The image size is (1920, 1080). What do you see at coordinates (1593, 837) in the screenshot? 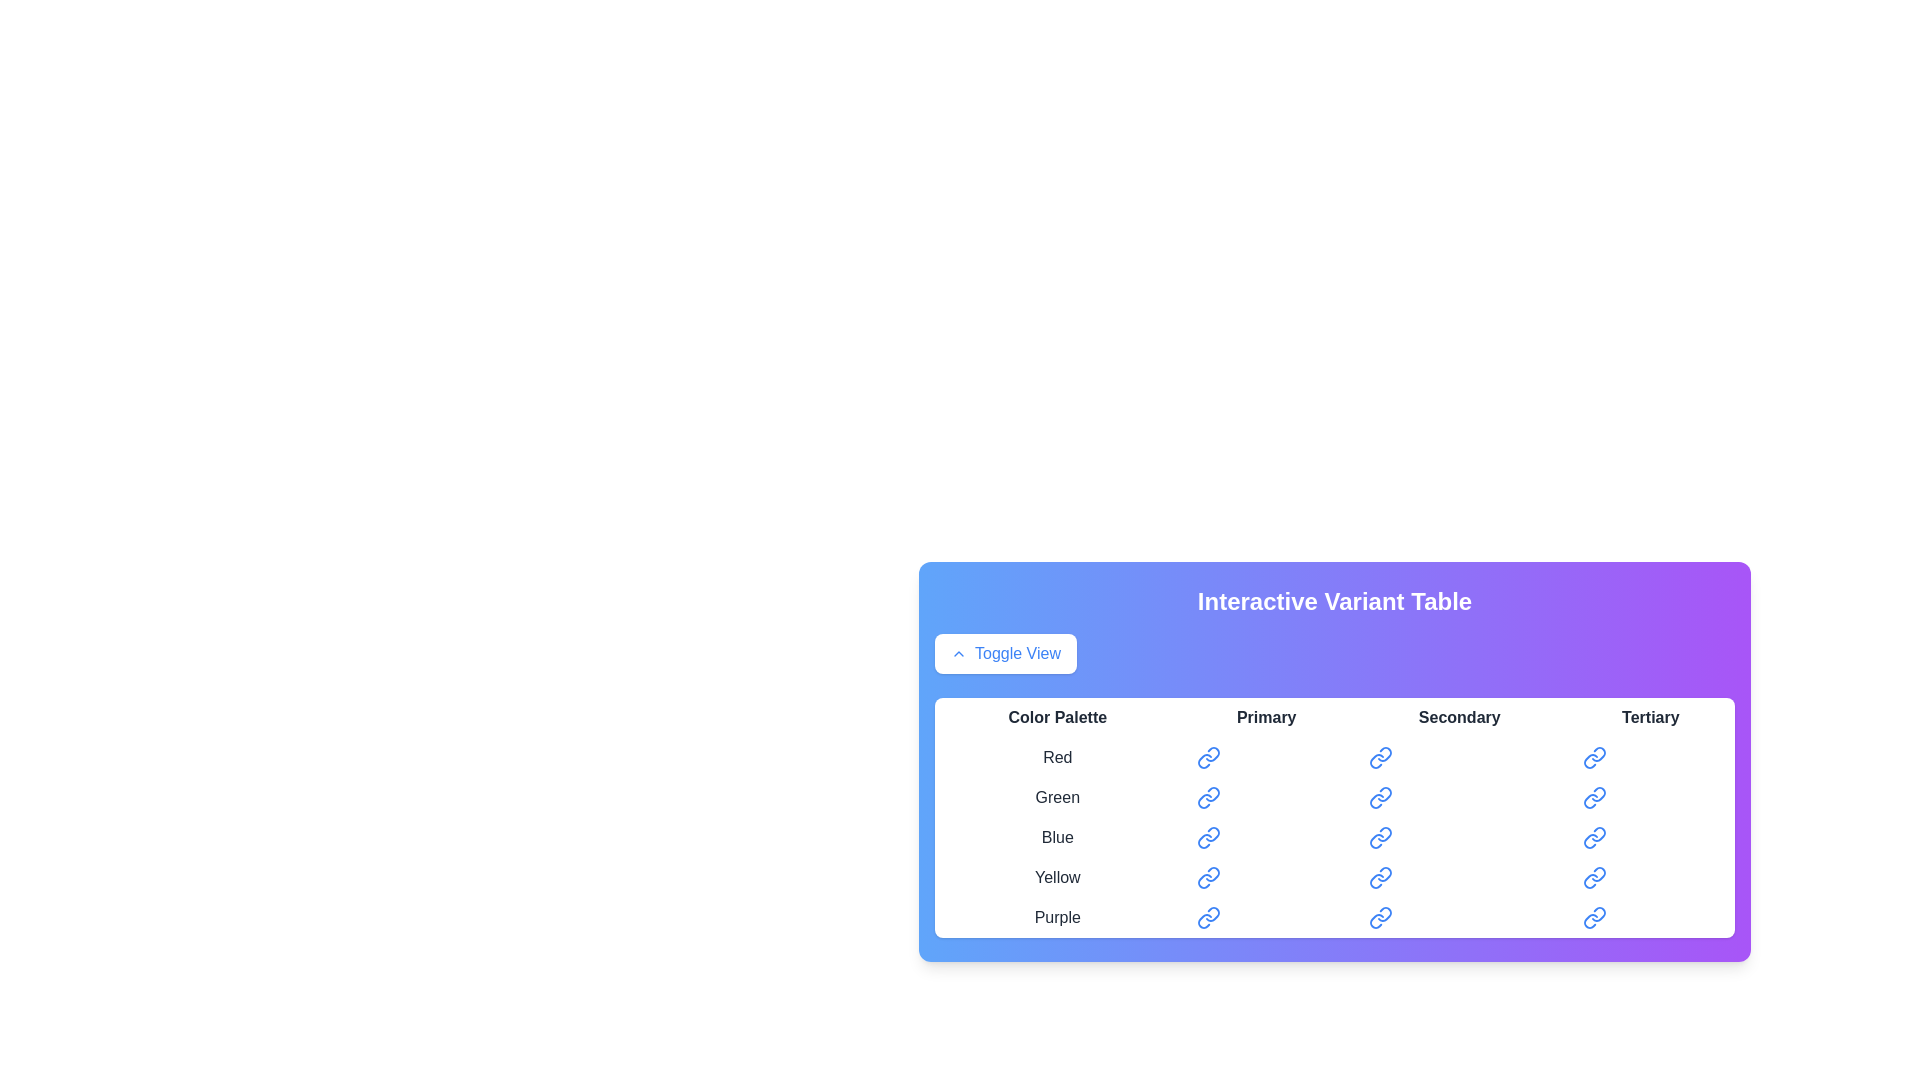
I see `the blue chain-like icon link located in the 'Tertiary' column under the 'Blue' row of the 'Interactive Variant Table'` at bounding box center [1593, 837].